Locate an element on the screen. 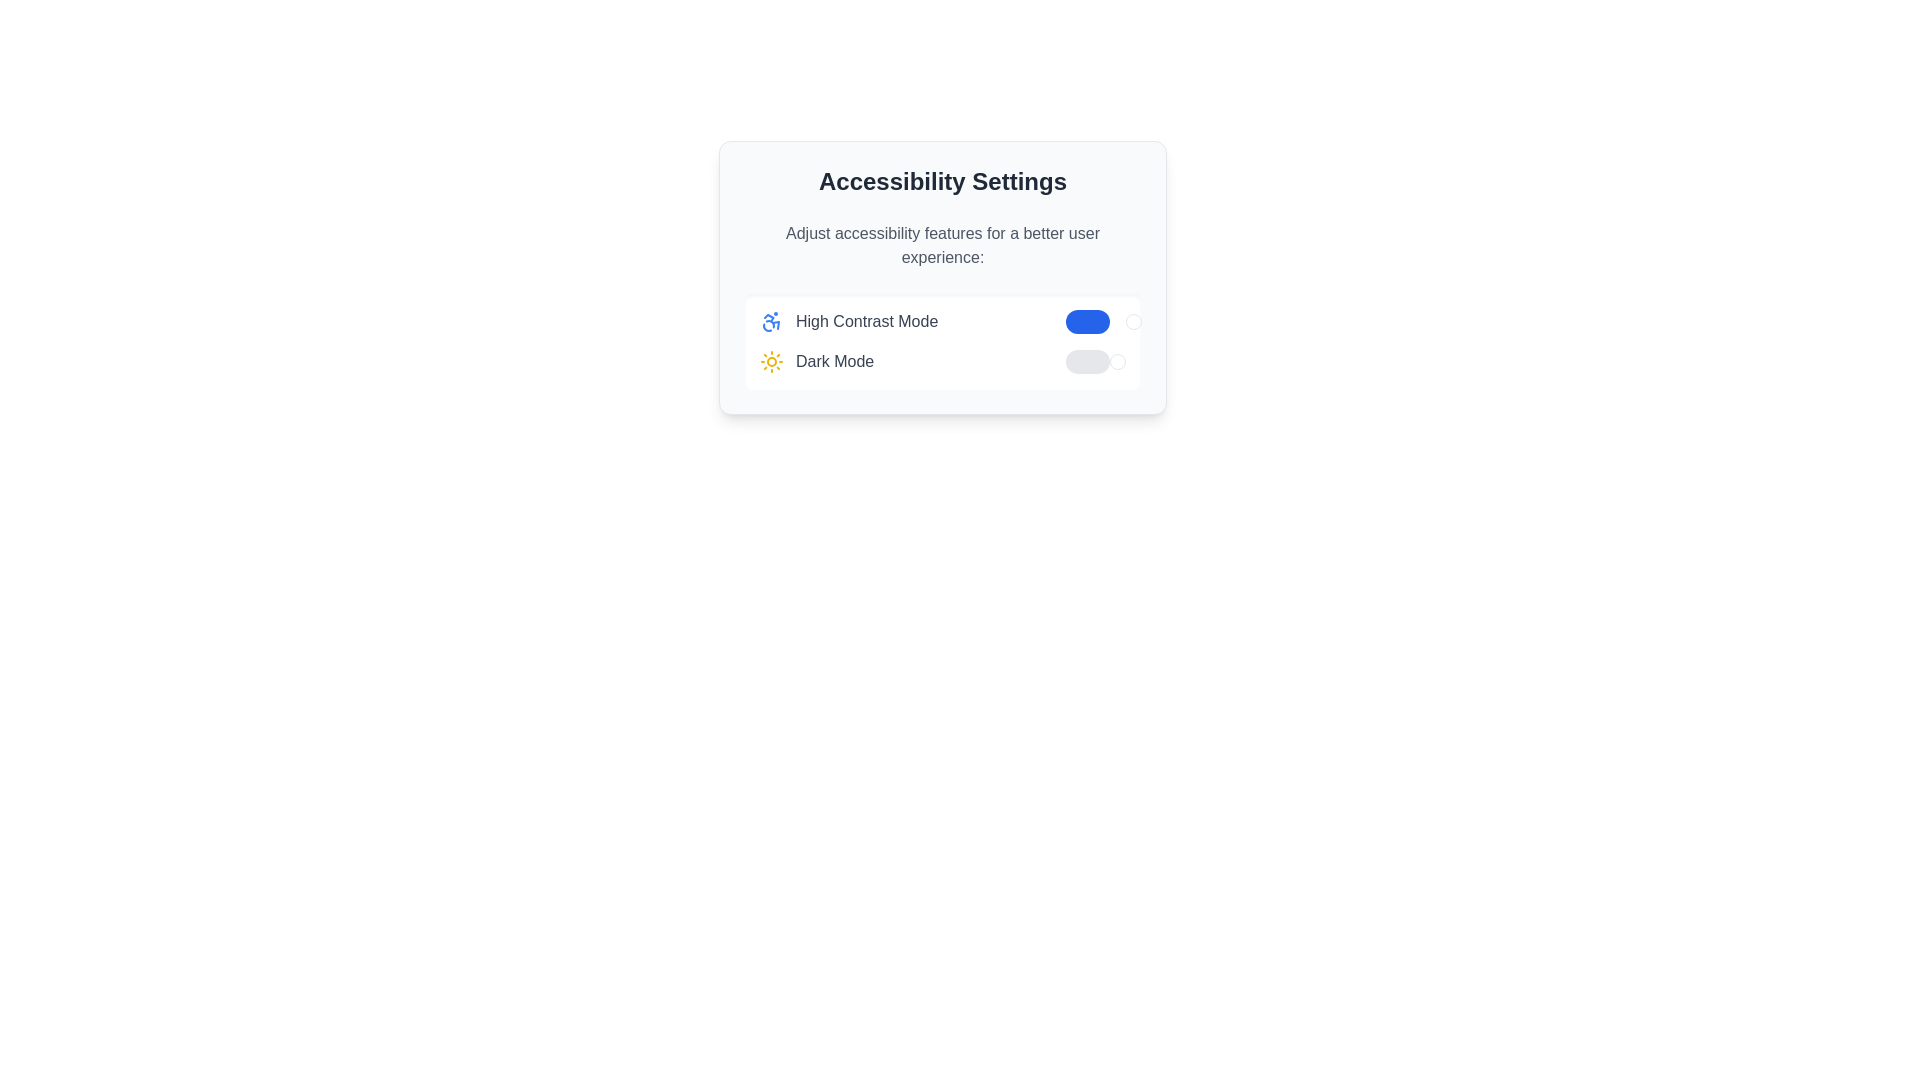 The height and width of the screenshot is (1080, 1920). the 'High Contrast Mode' label, which displays in gray and is part of the accessibility settings section is located at coordinates (867, 320).